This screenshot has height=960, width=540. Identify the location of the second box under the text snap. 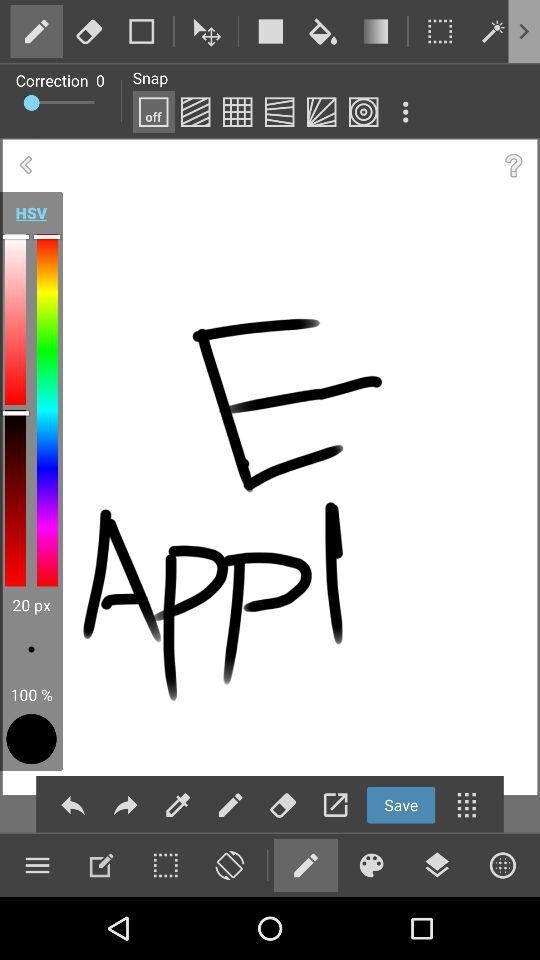
(196, 112).